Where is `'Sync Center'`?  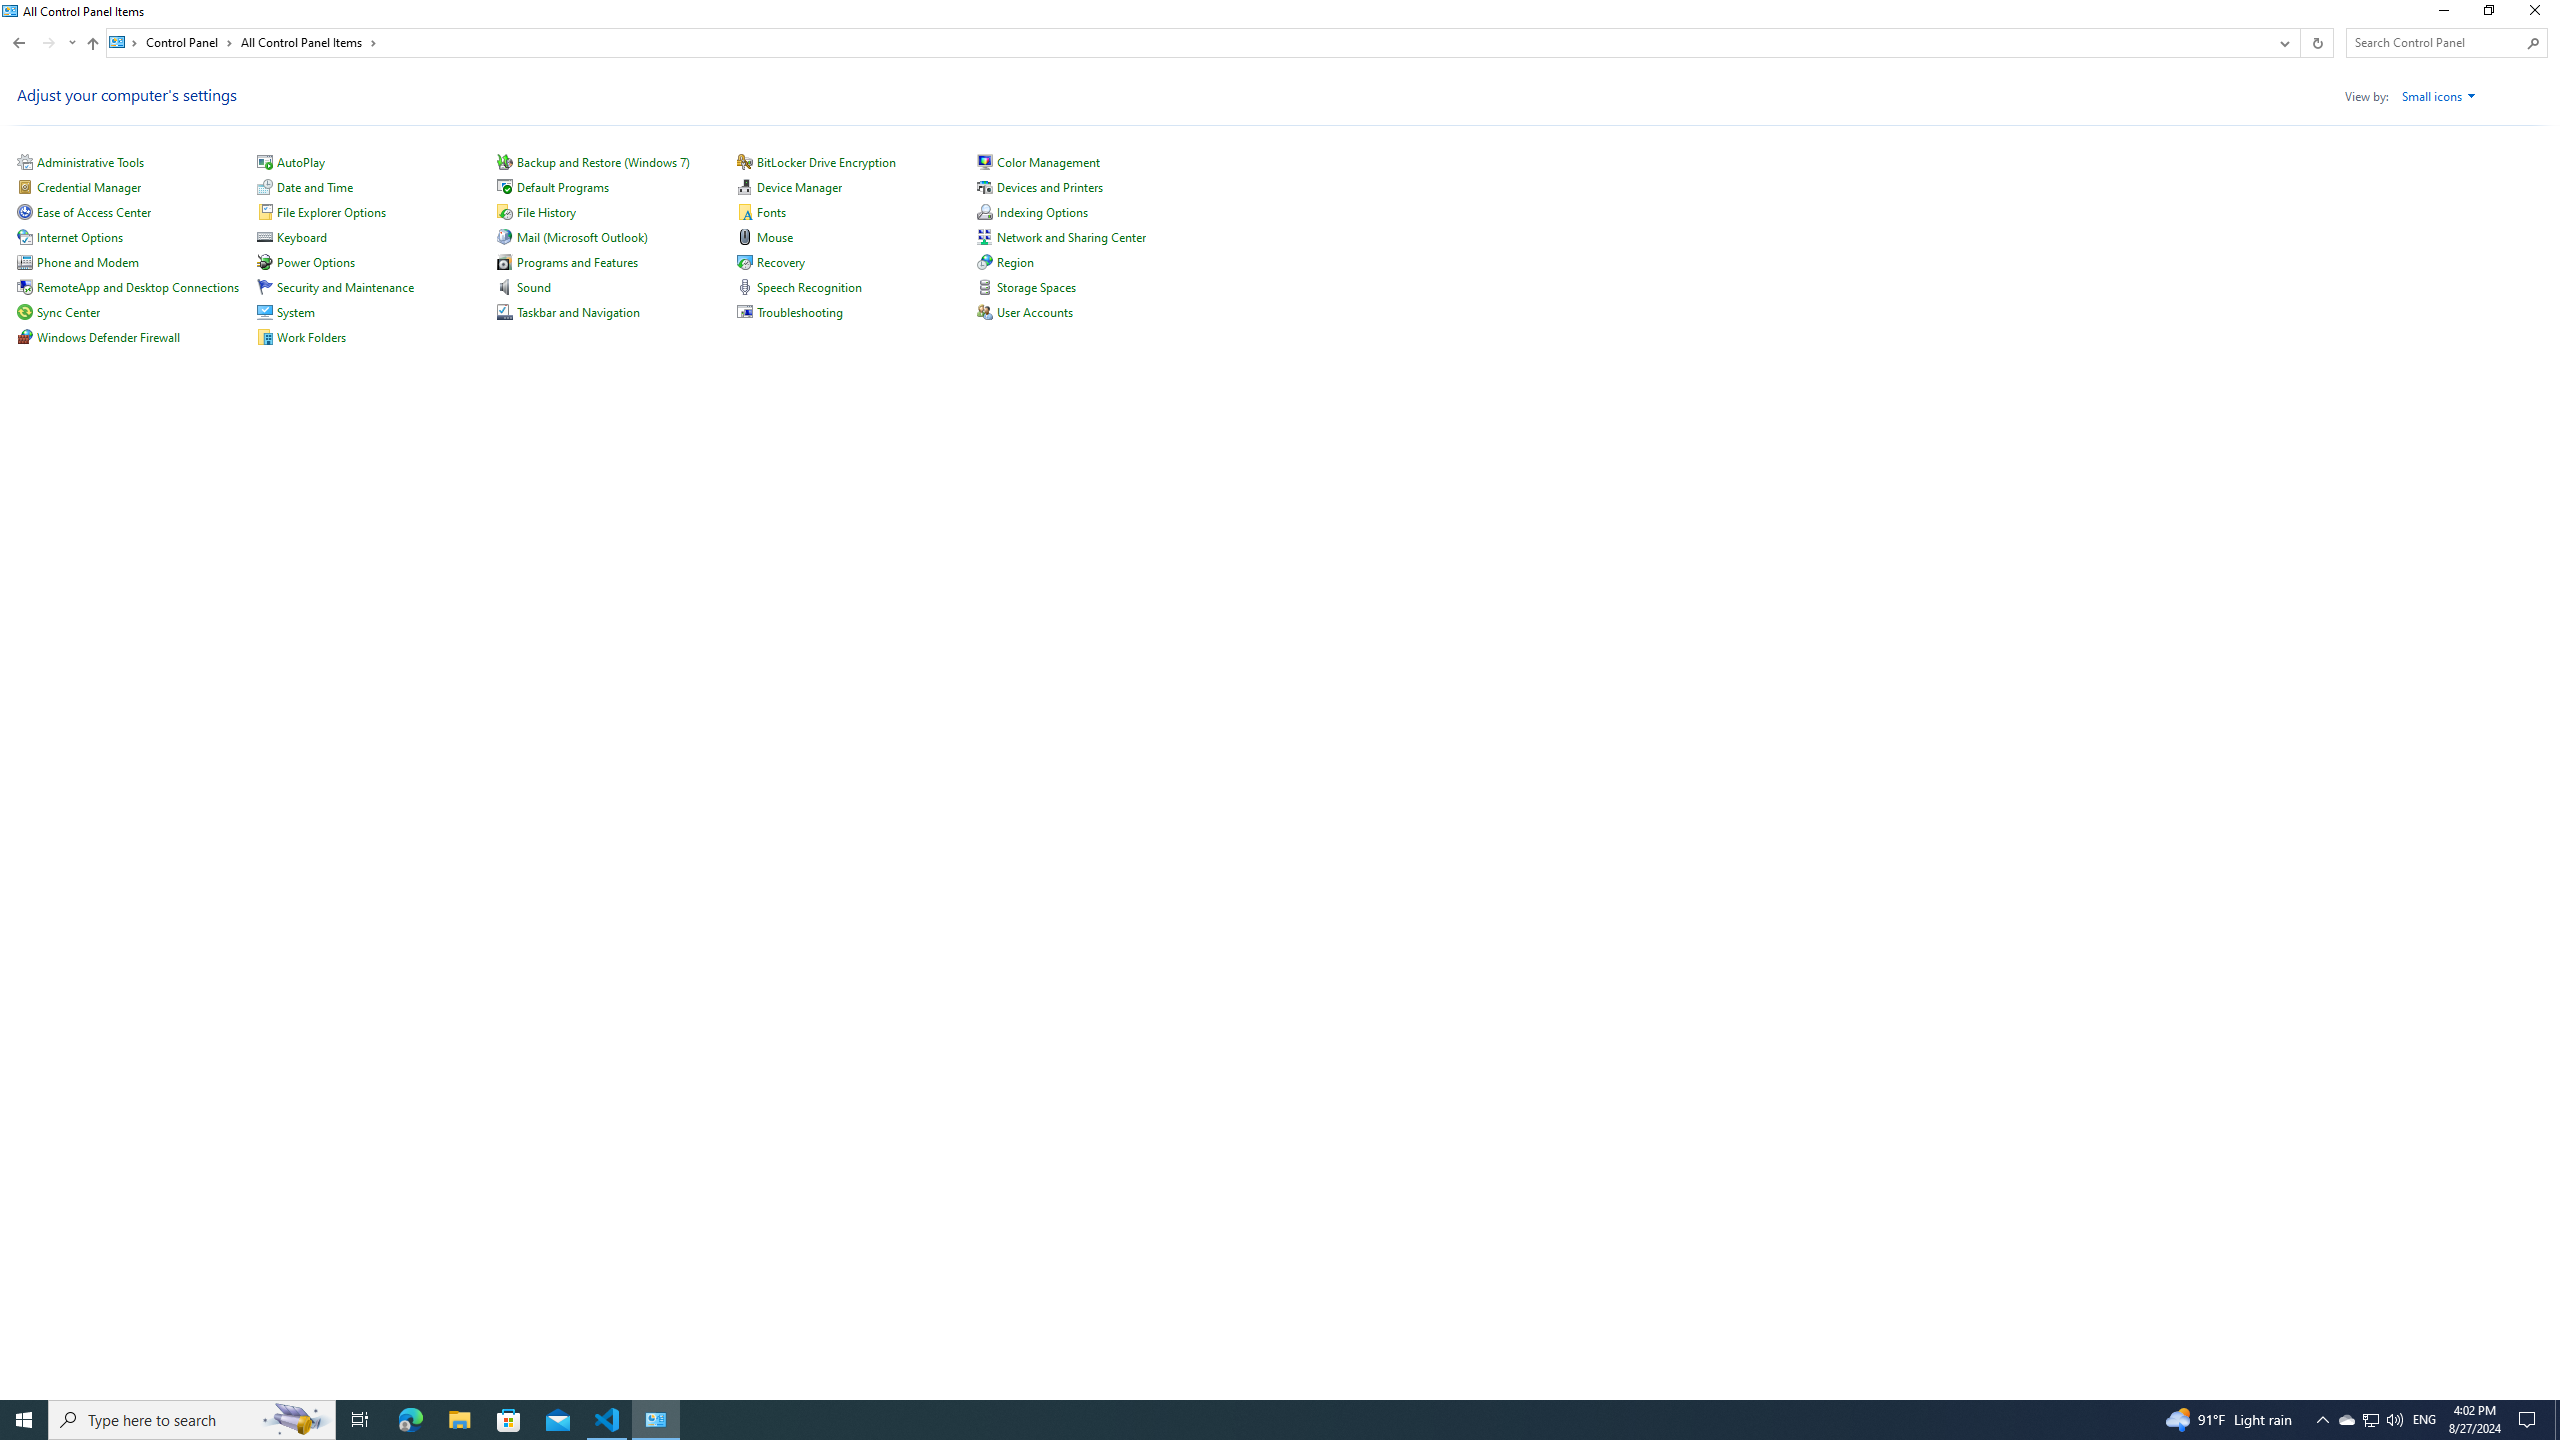 'Sync Center' is located at coordinates (69, 311).